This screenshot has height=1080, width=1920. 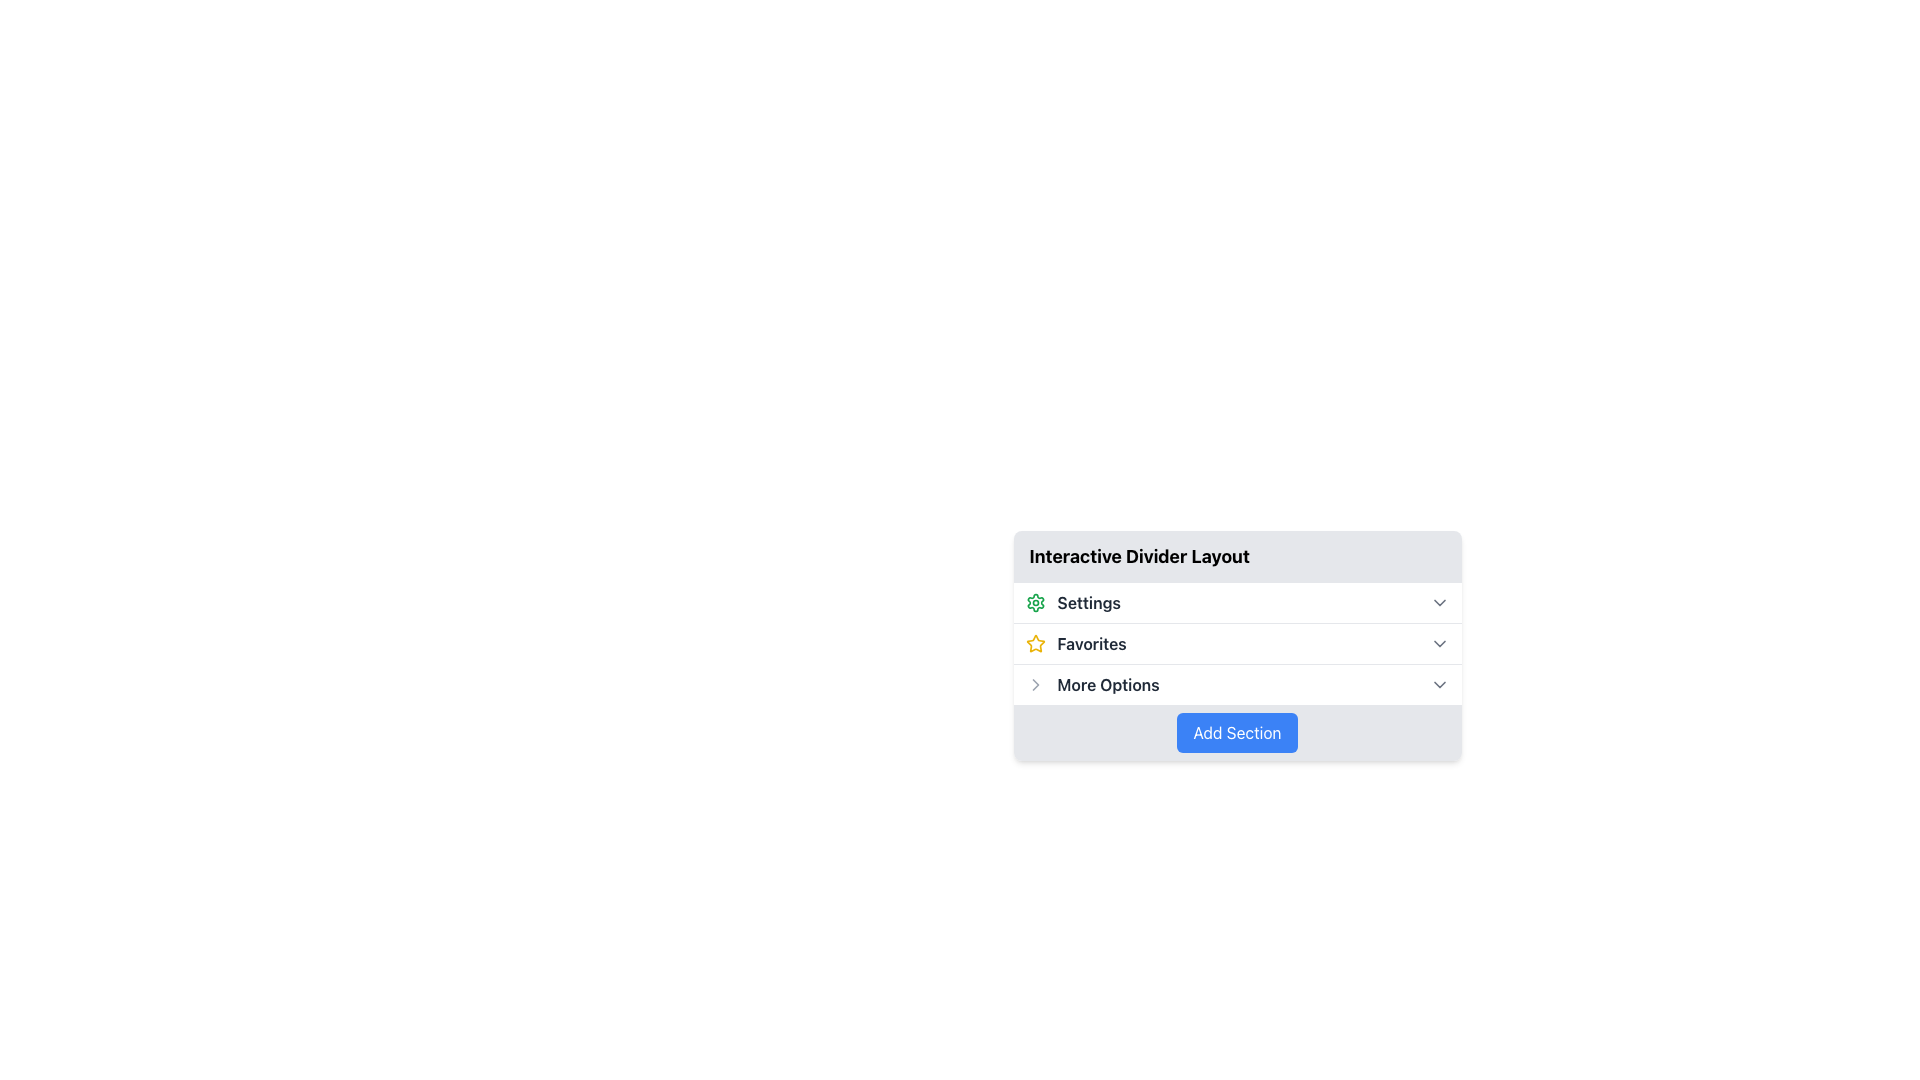 I want to click on the 'Settings' dropdown menu item, so click(x=1236, y=601).